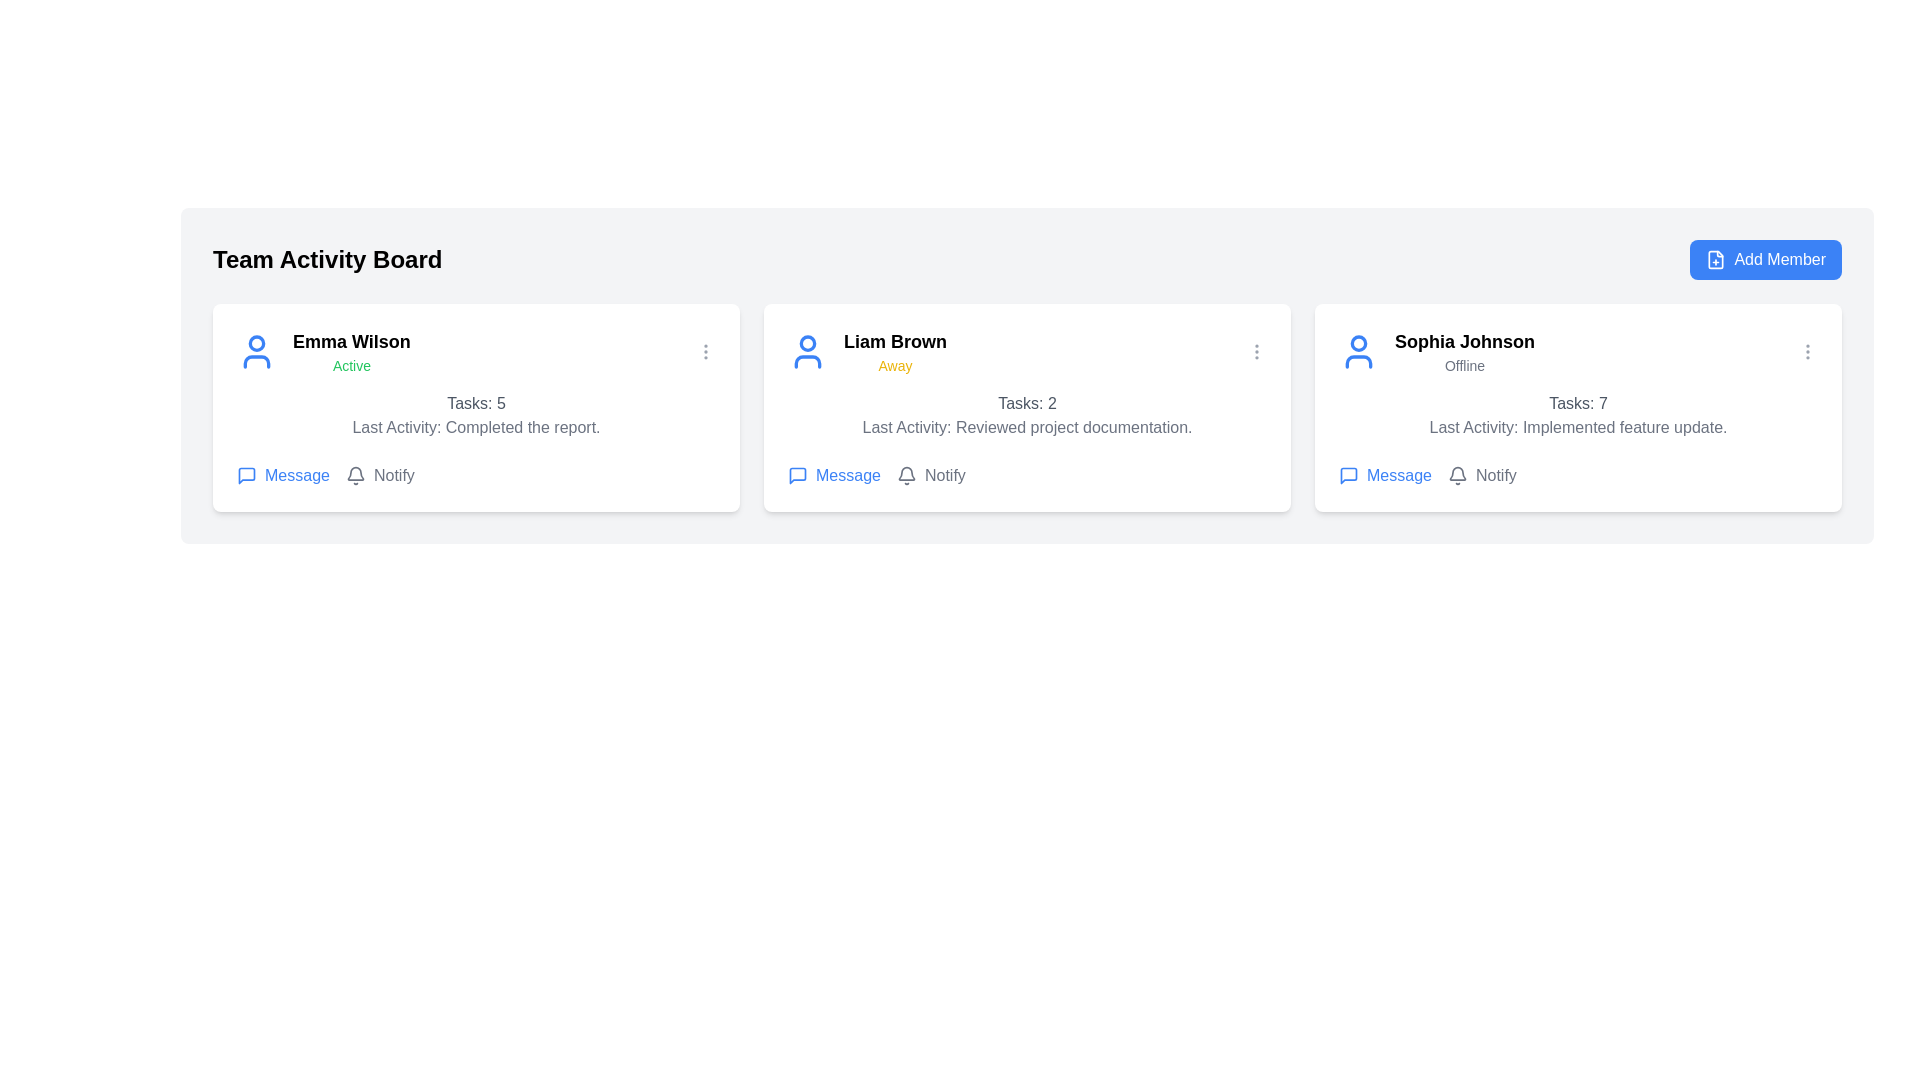 This screenshot has width=1920, height=1080. Describe the element at coordinates (1358, 362) in the screenshot. I see `the user profile picture icon in the 'Sophia Johnson' card, located at the top-left corner, above her name and to the left of her status text` at that location.